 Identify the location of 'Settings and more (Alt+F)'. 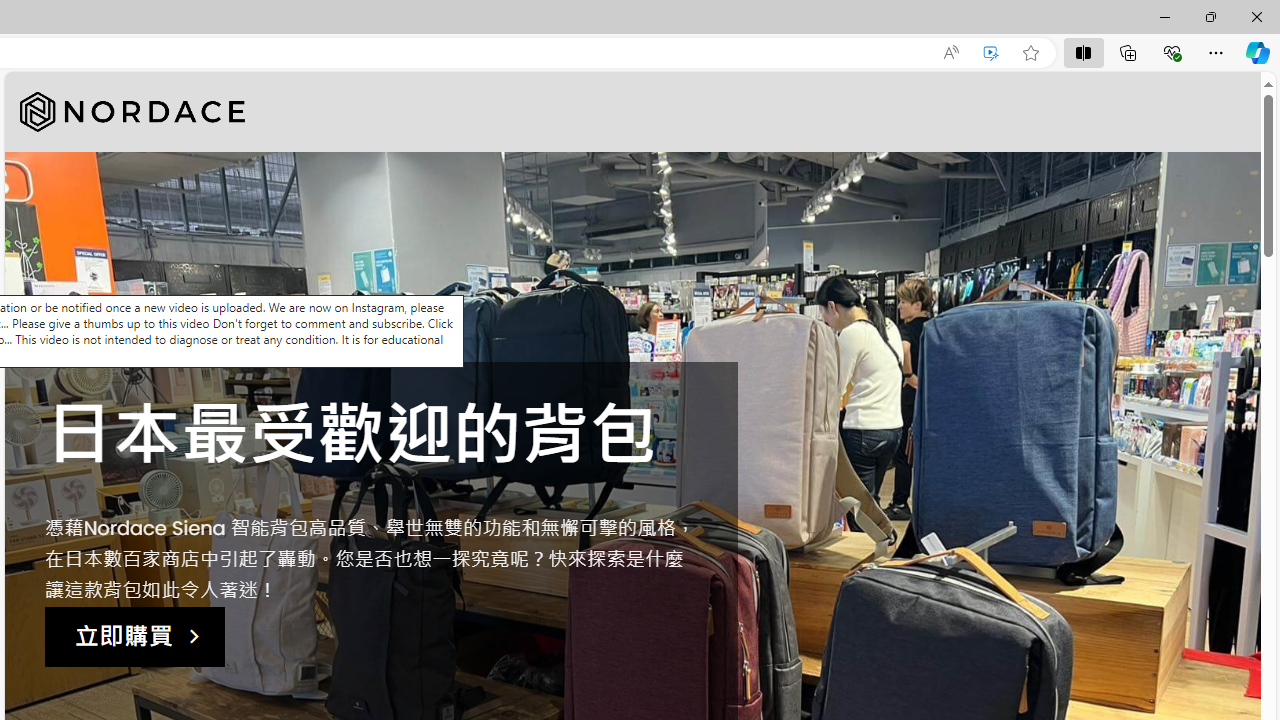
(1215, 51).